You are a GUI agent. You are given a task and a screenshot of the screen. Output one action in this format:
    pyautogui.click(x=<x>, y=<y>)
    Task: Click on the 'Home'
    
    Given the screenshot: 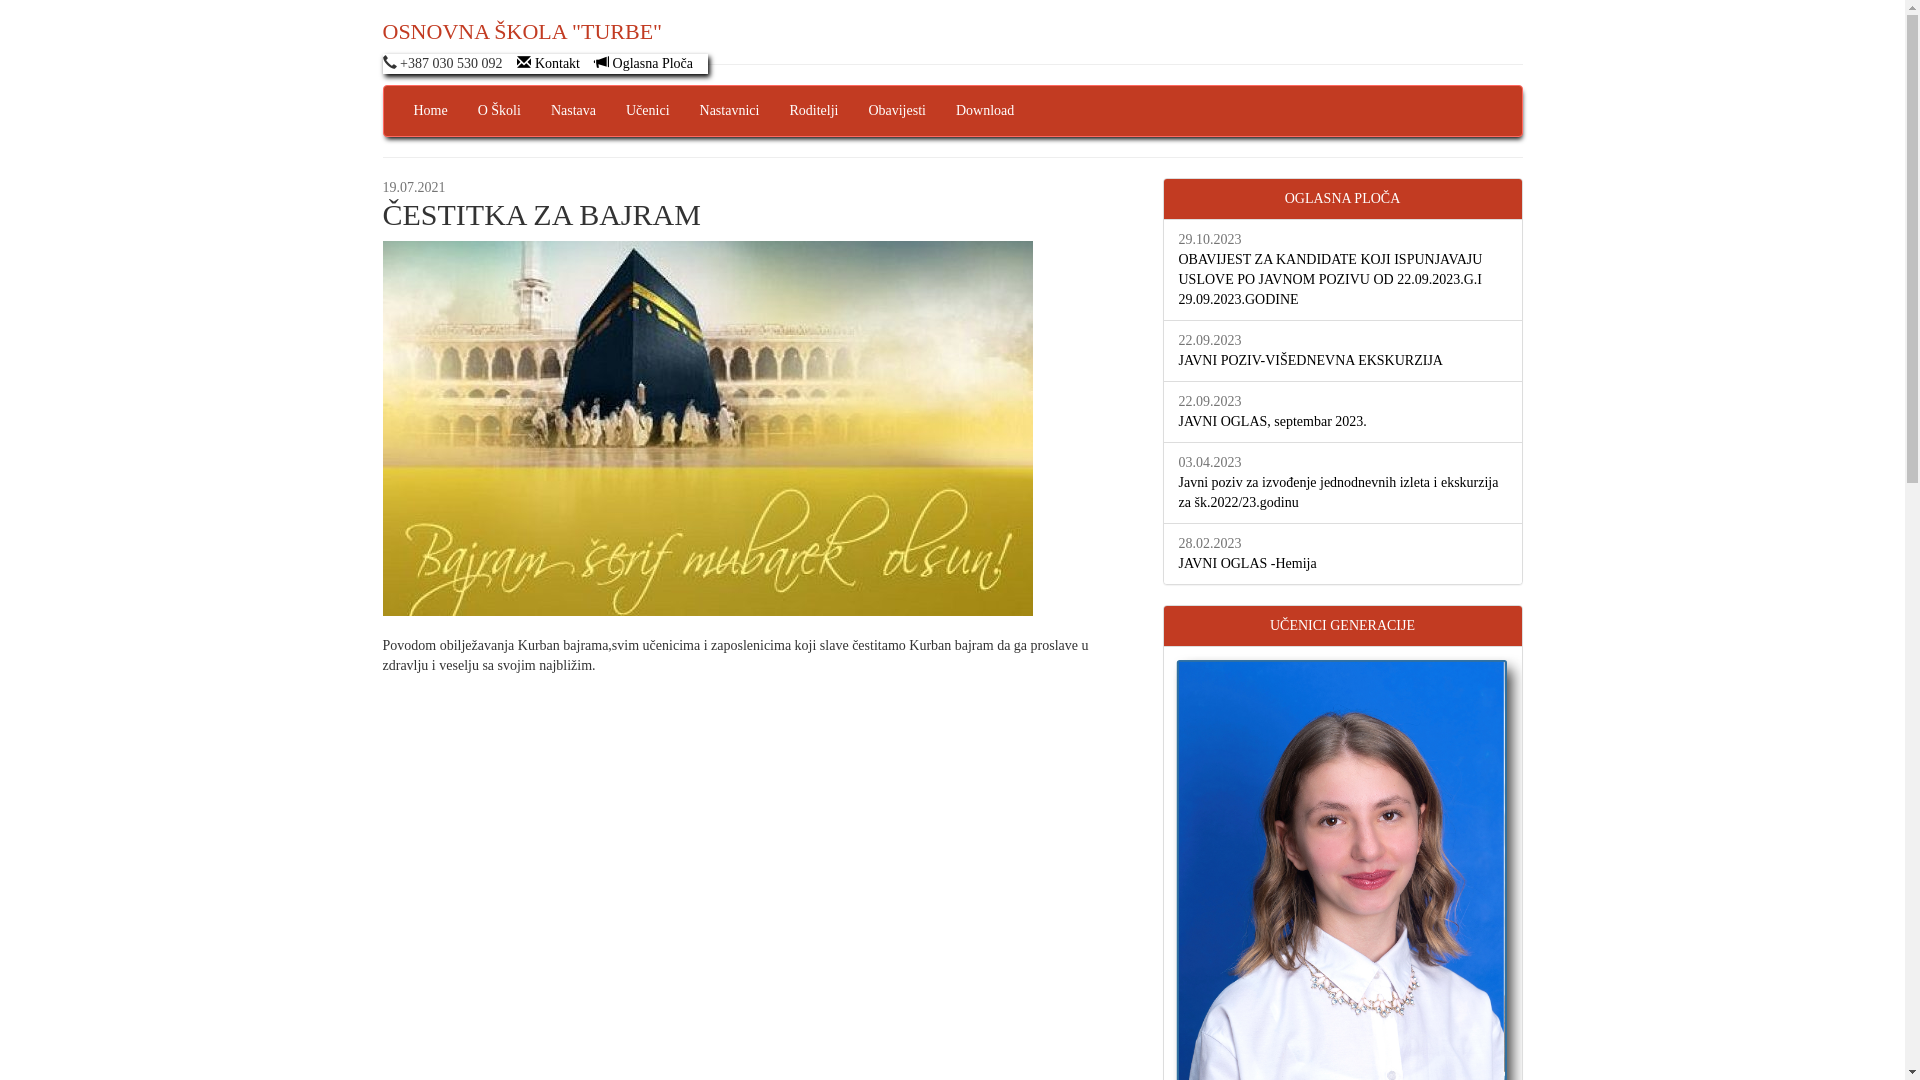 What is the action you would take?
    pyautogui.click(x=429, y=111)
    